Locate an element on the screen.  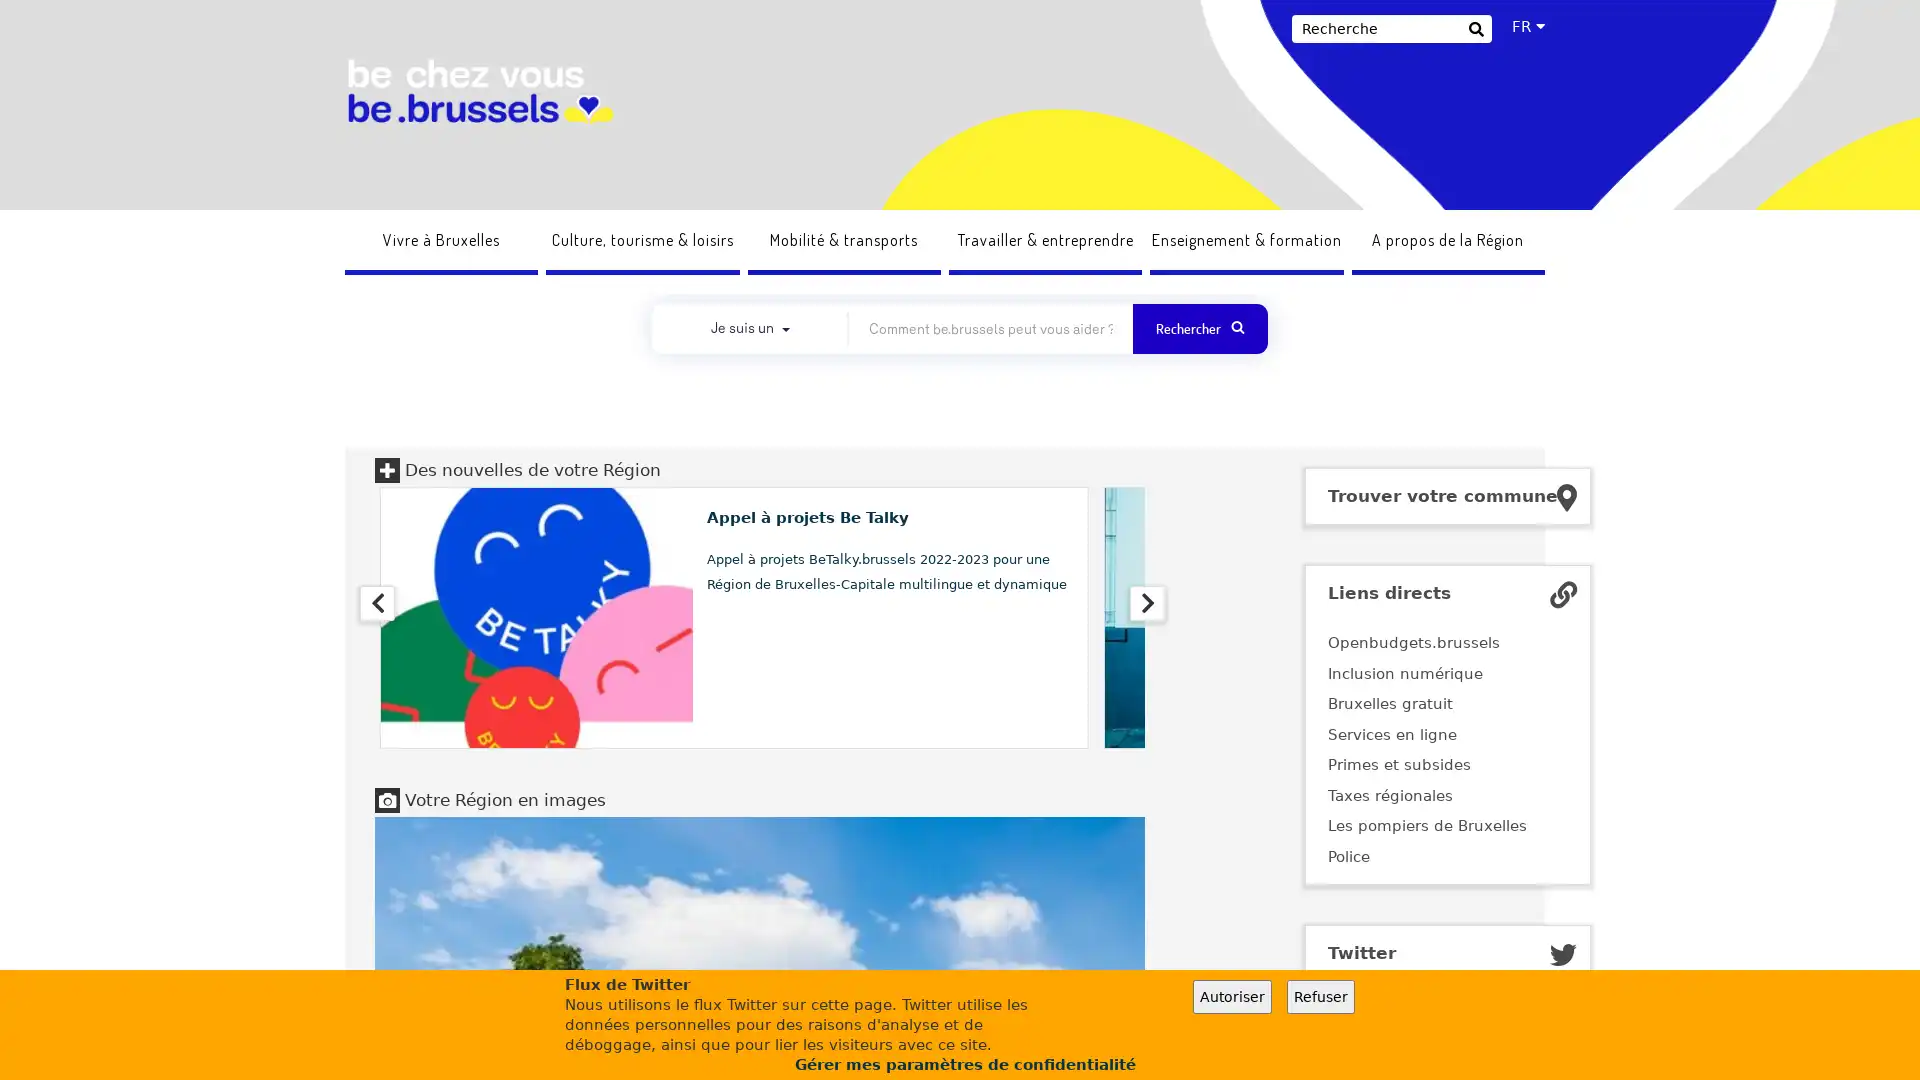
Autoriser is located at coordinates (1231, 996).